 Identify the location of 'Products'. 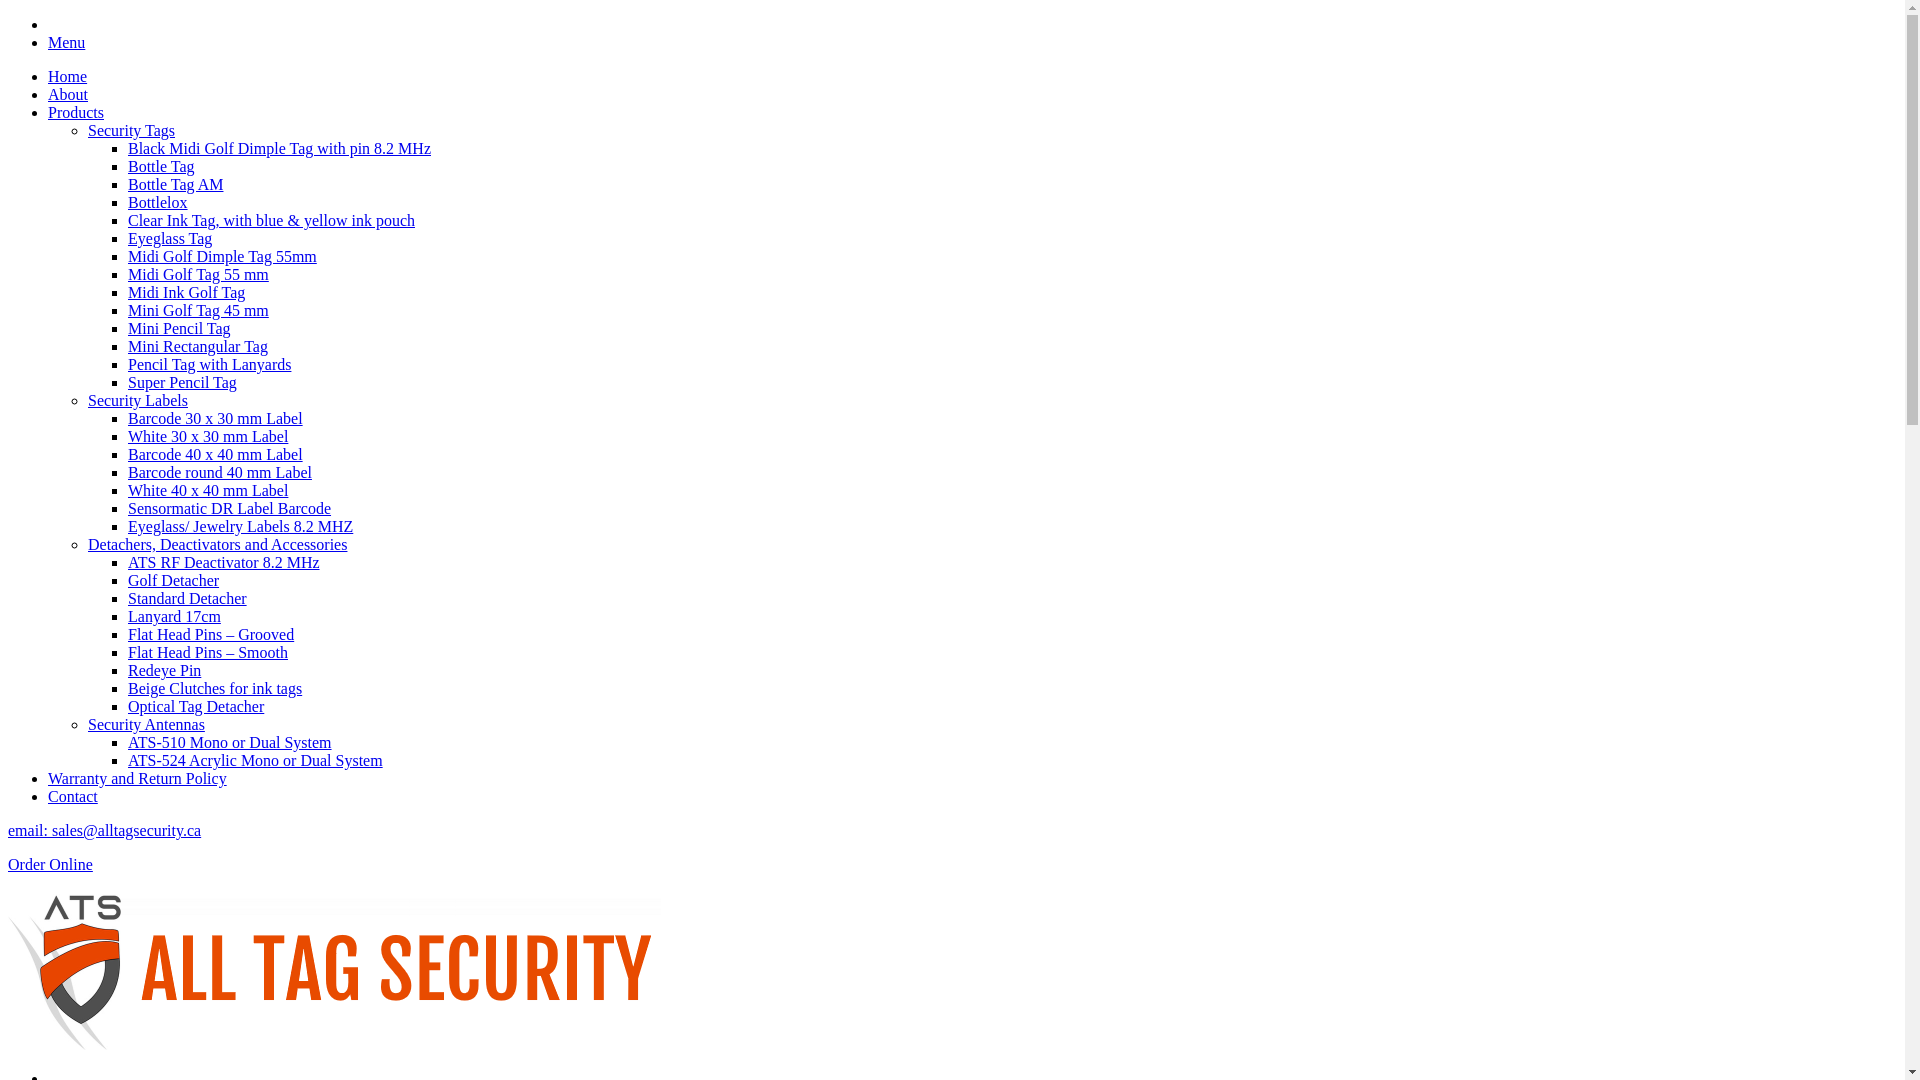
(76, 112).